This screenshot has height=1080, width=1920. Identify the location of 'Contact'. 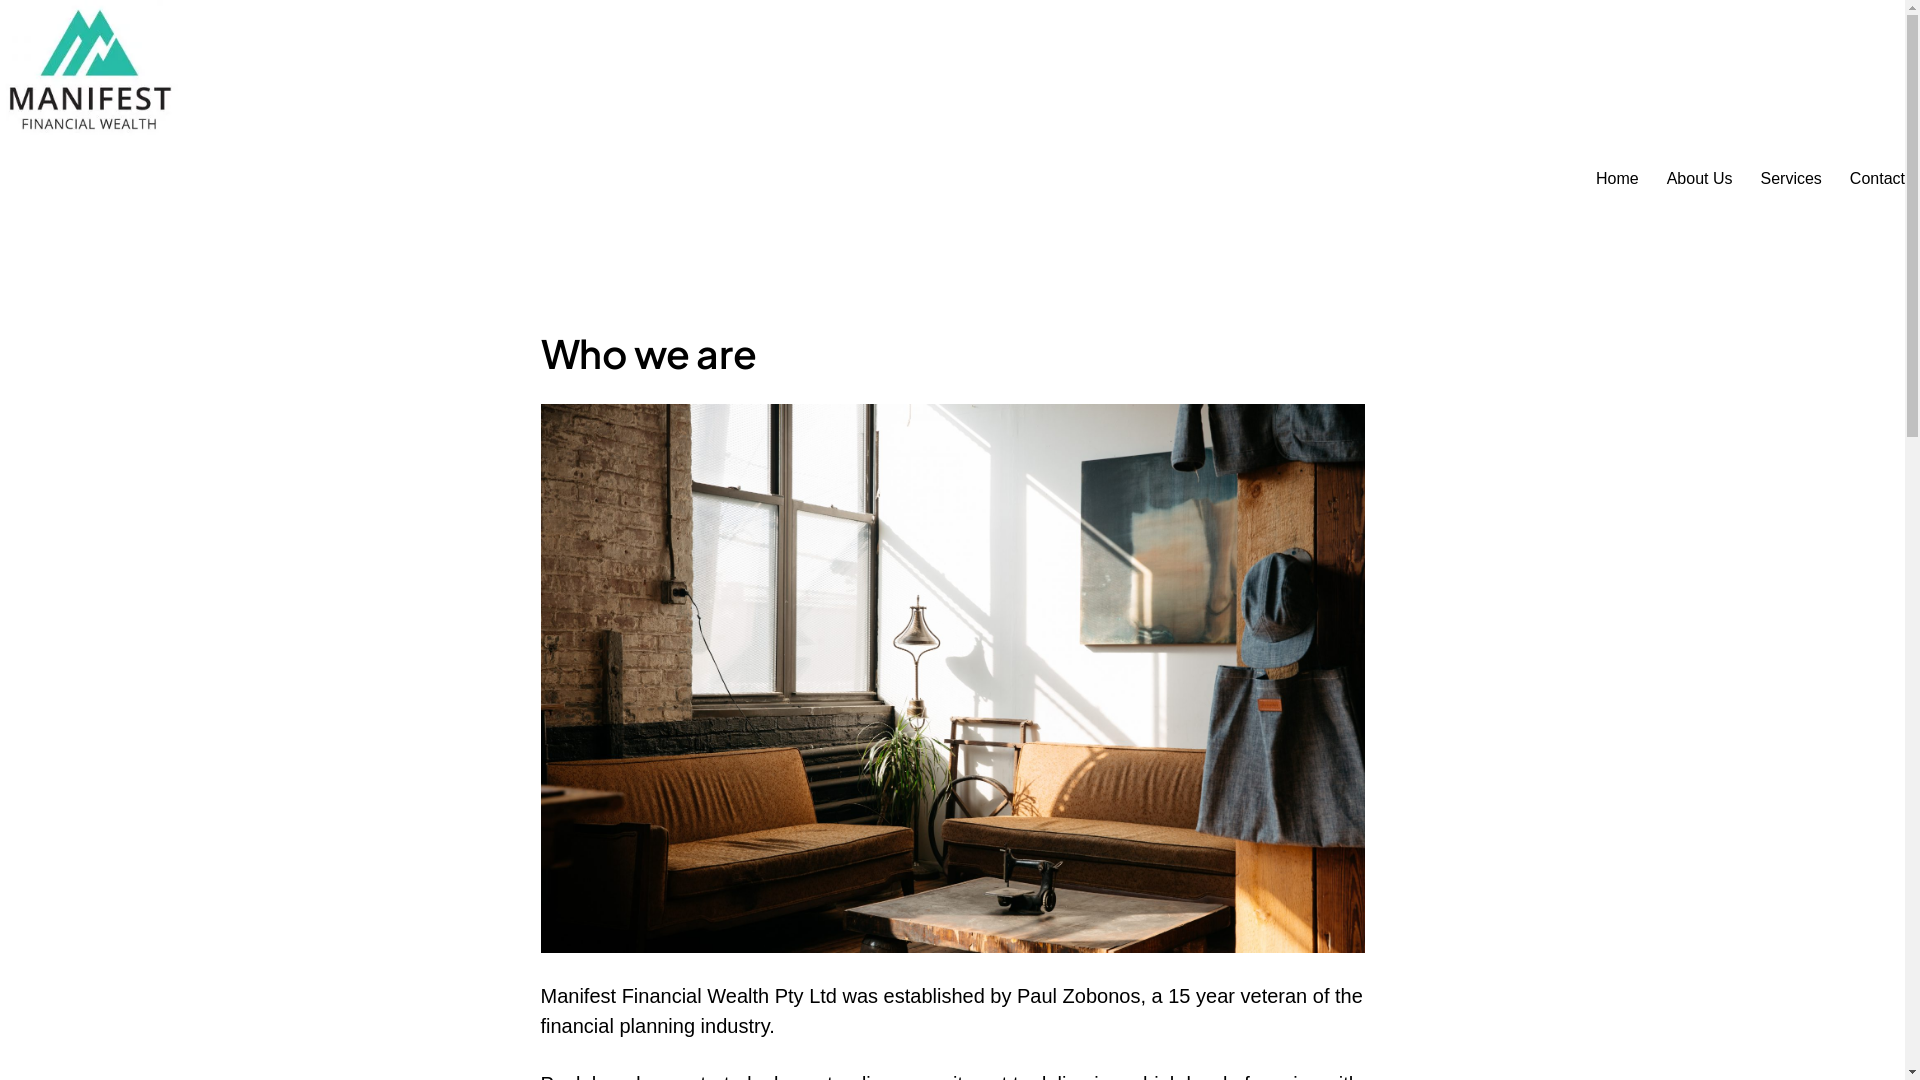
(1876, 177).